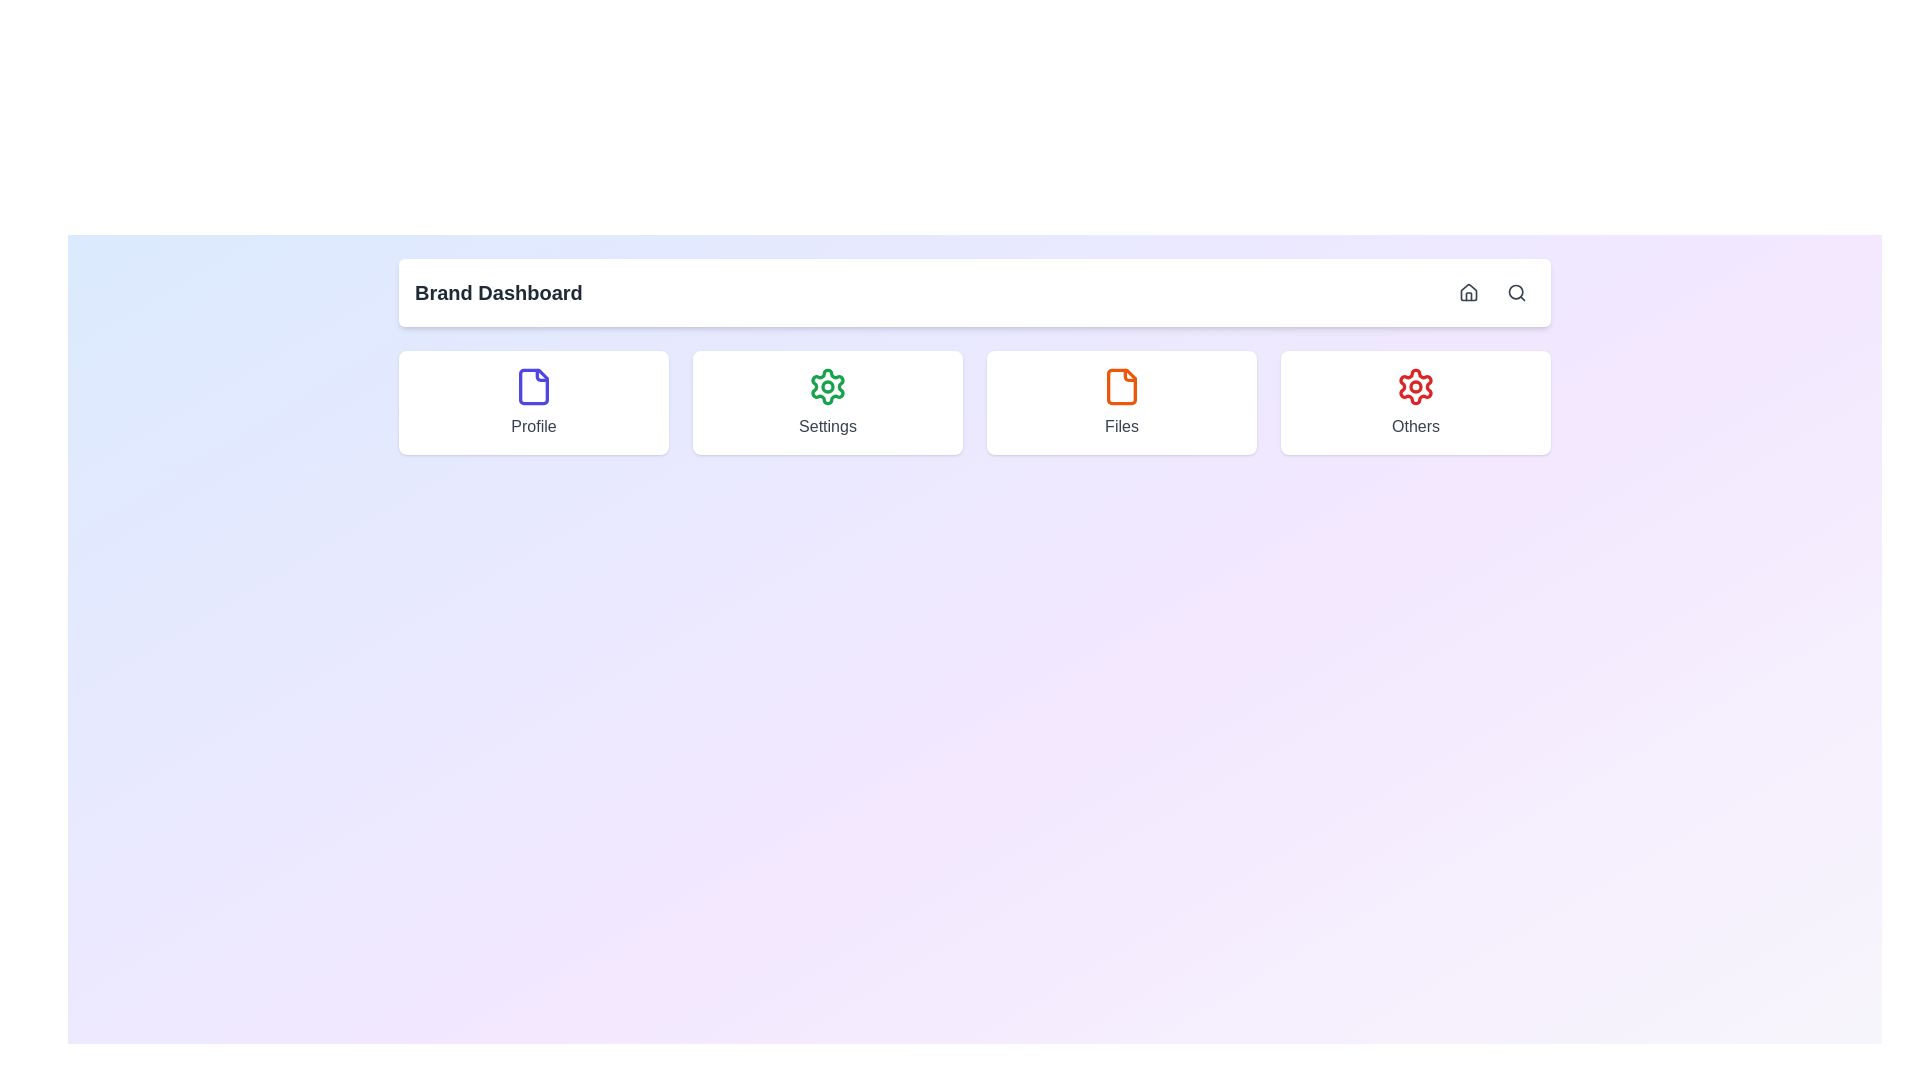  Describe the element at coordinates (1122, 426) in the screenshot. I see `the Text label that indicates options related to files, positioned beneath the file icon in the third card of the grid` at that location.